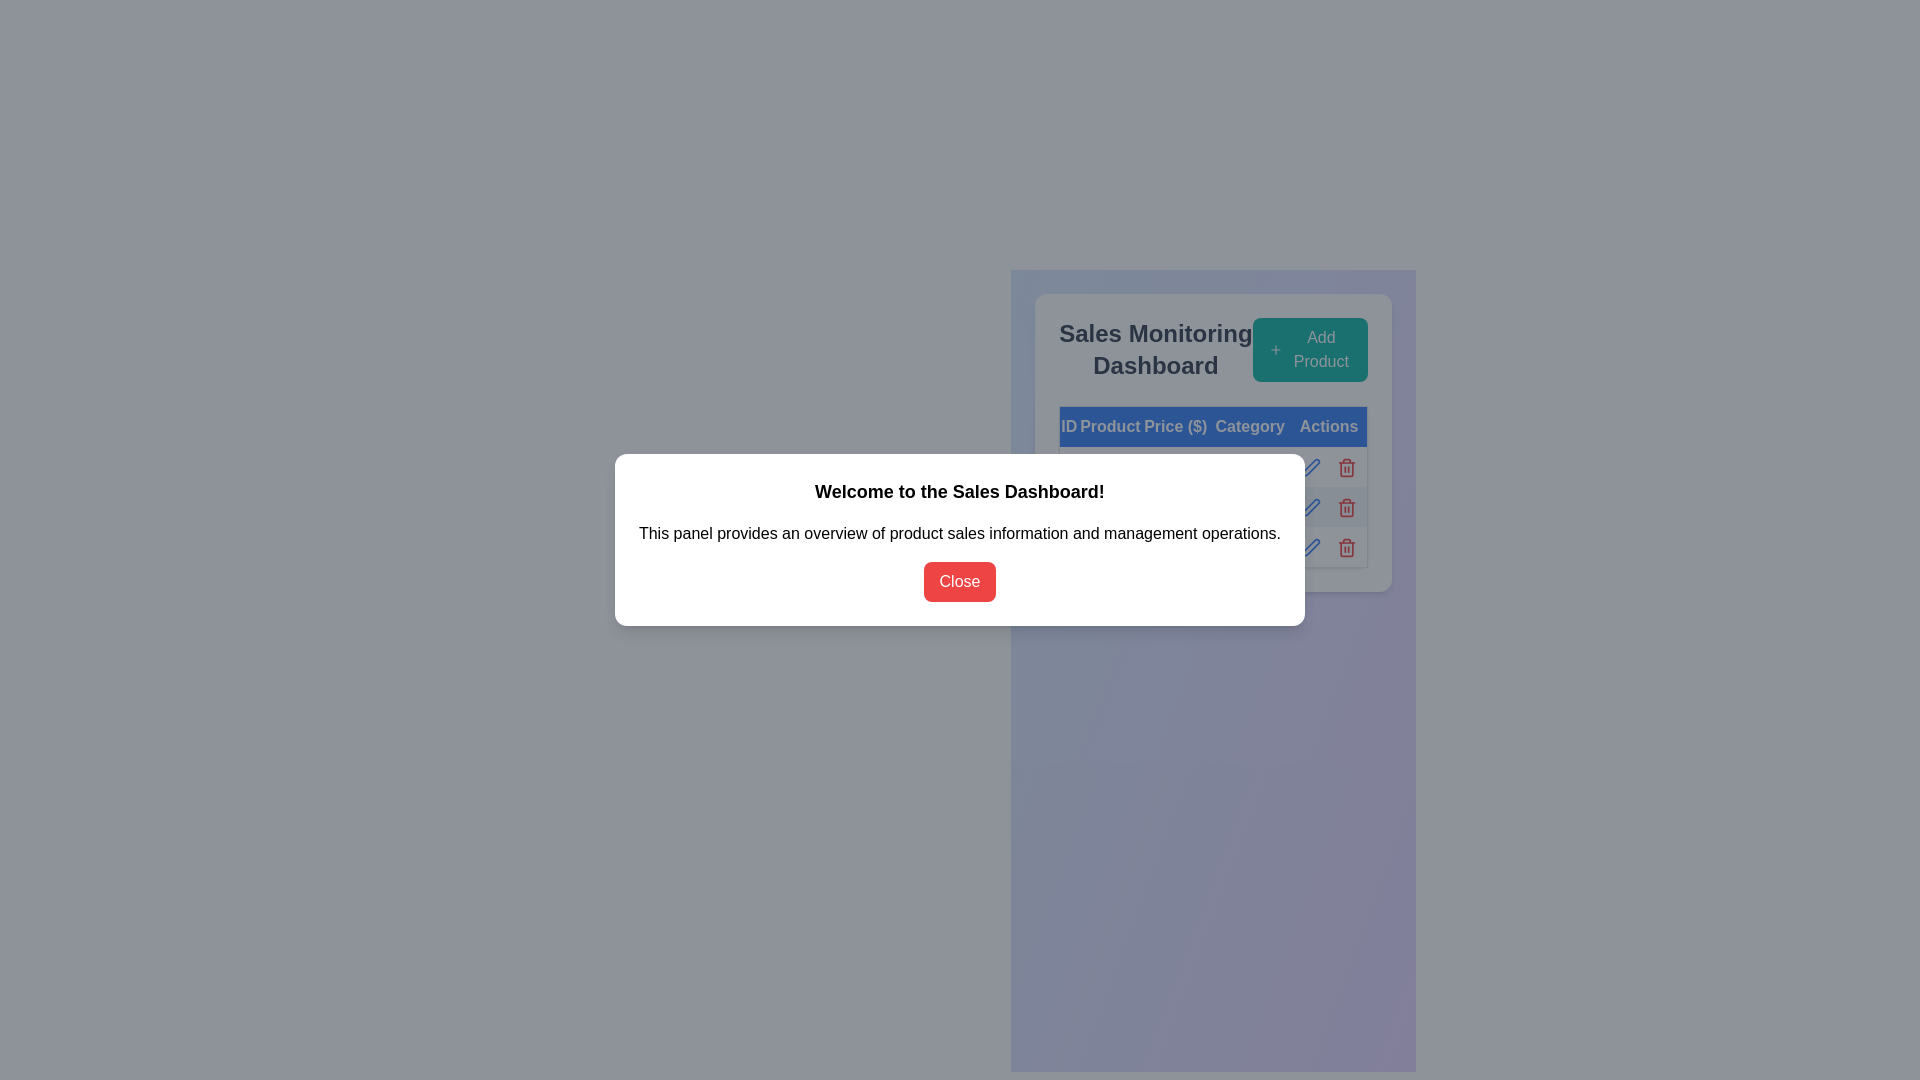 The height and width of the screenshot is (1080, 1920). I want to click on the text label 'Actions' which is the last element in the header row of the Sales Monitoring Dashboard, so click(1329, 425).